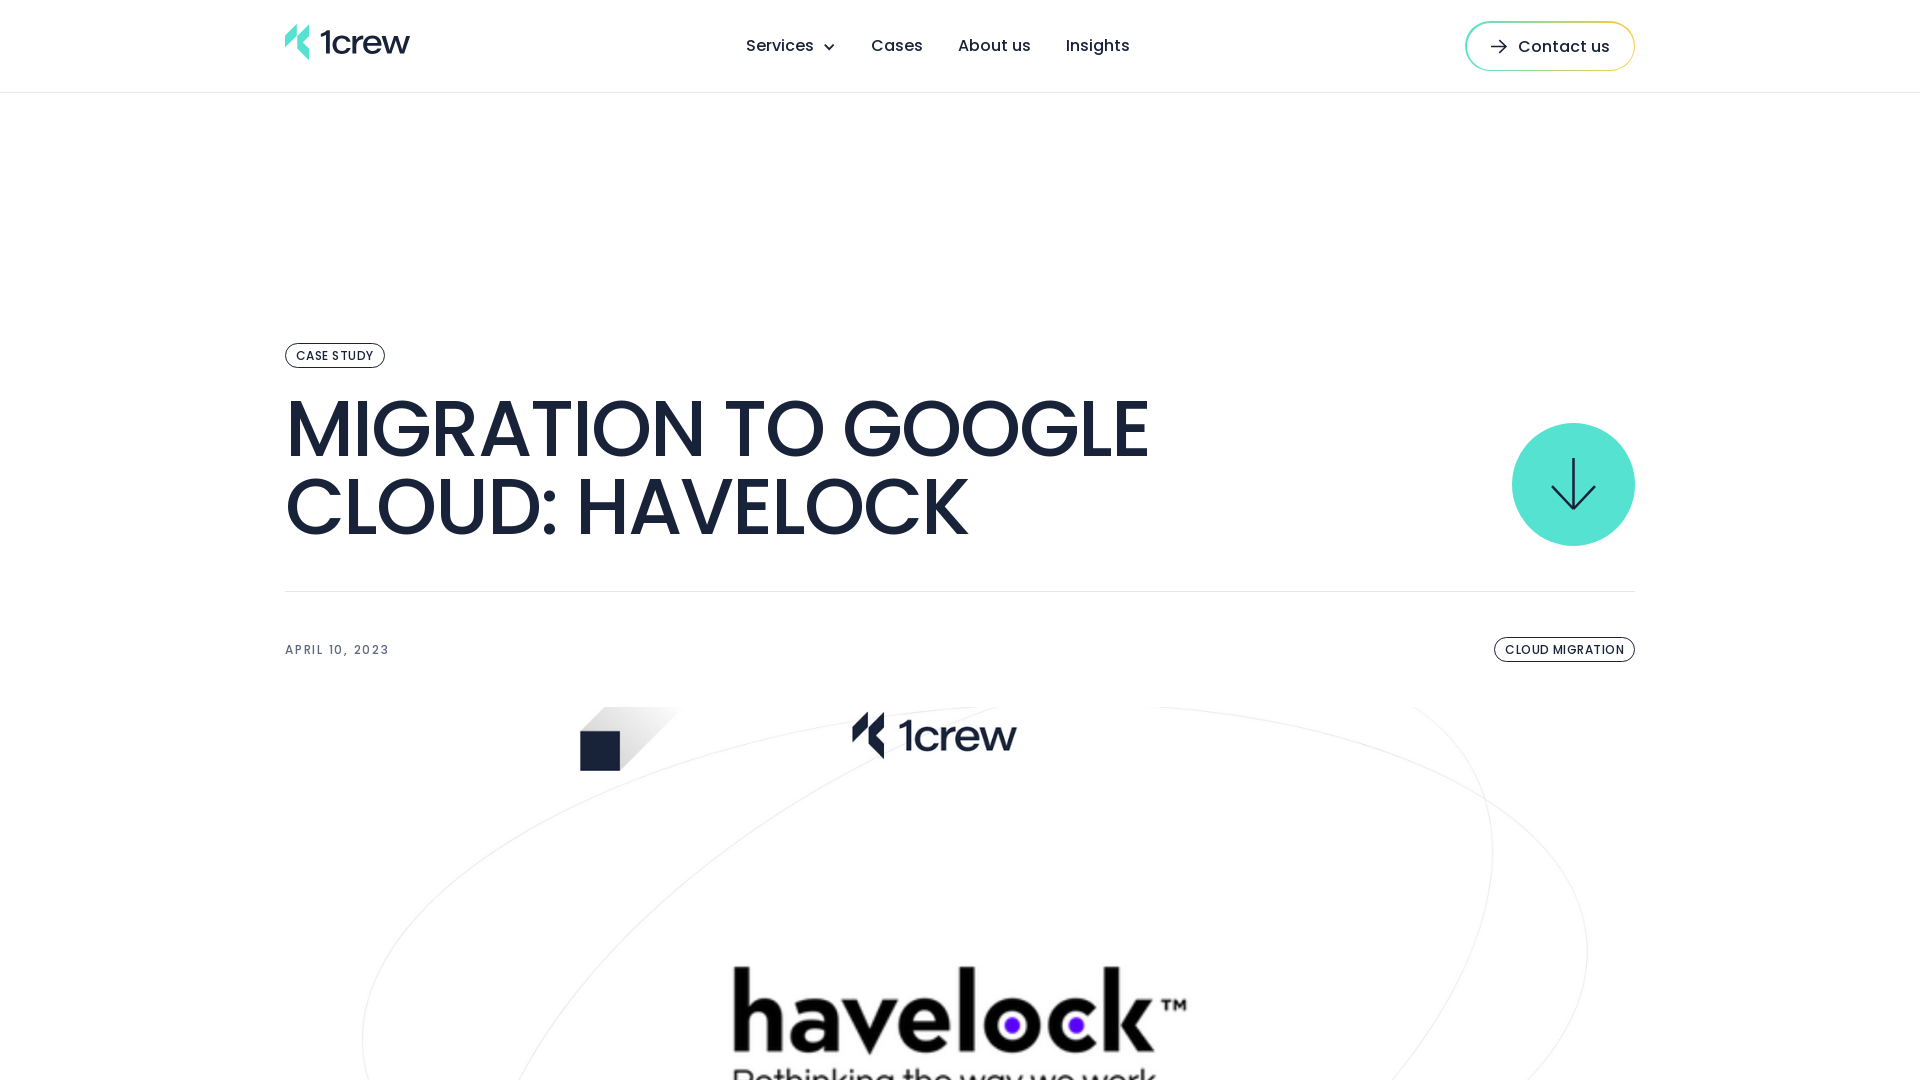 This screenshot has height=1080, width=1920. Describe the element at coordinates (1549, 45) in the screenshot. I see `'Contact us'` at that location.